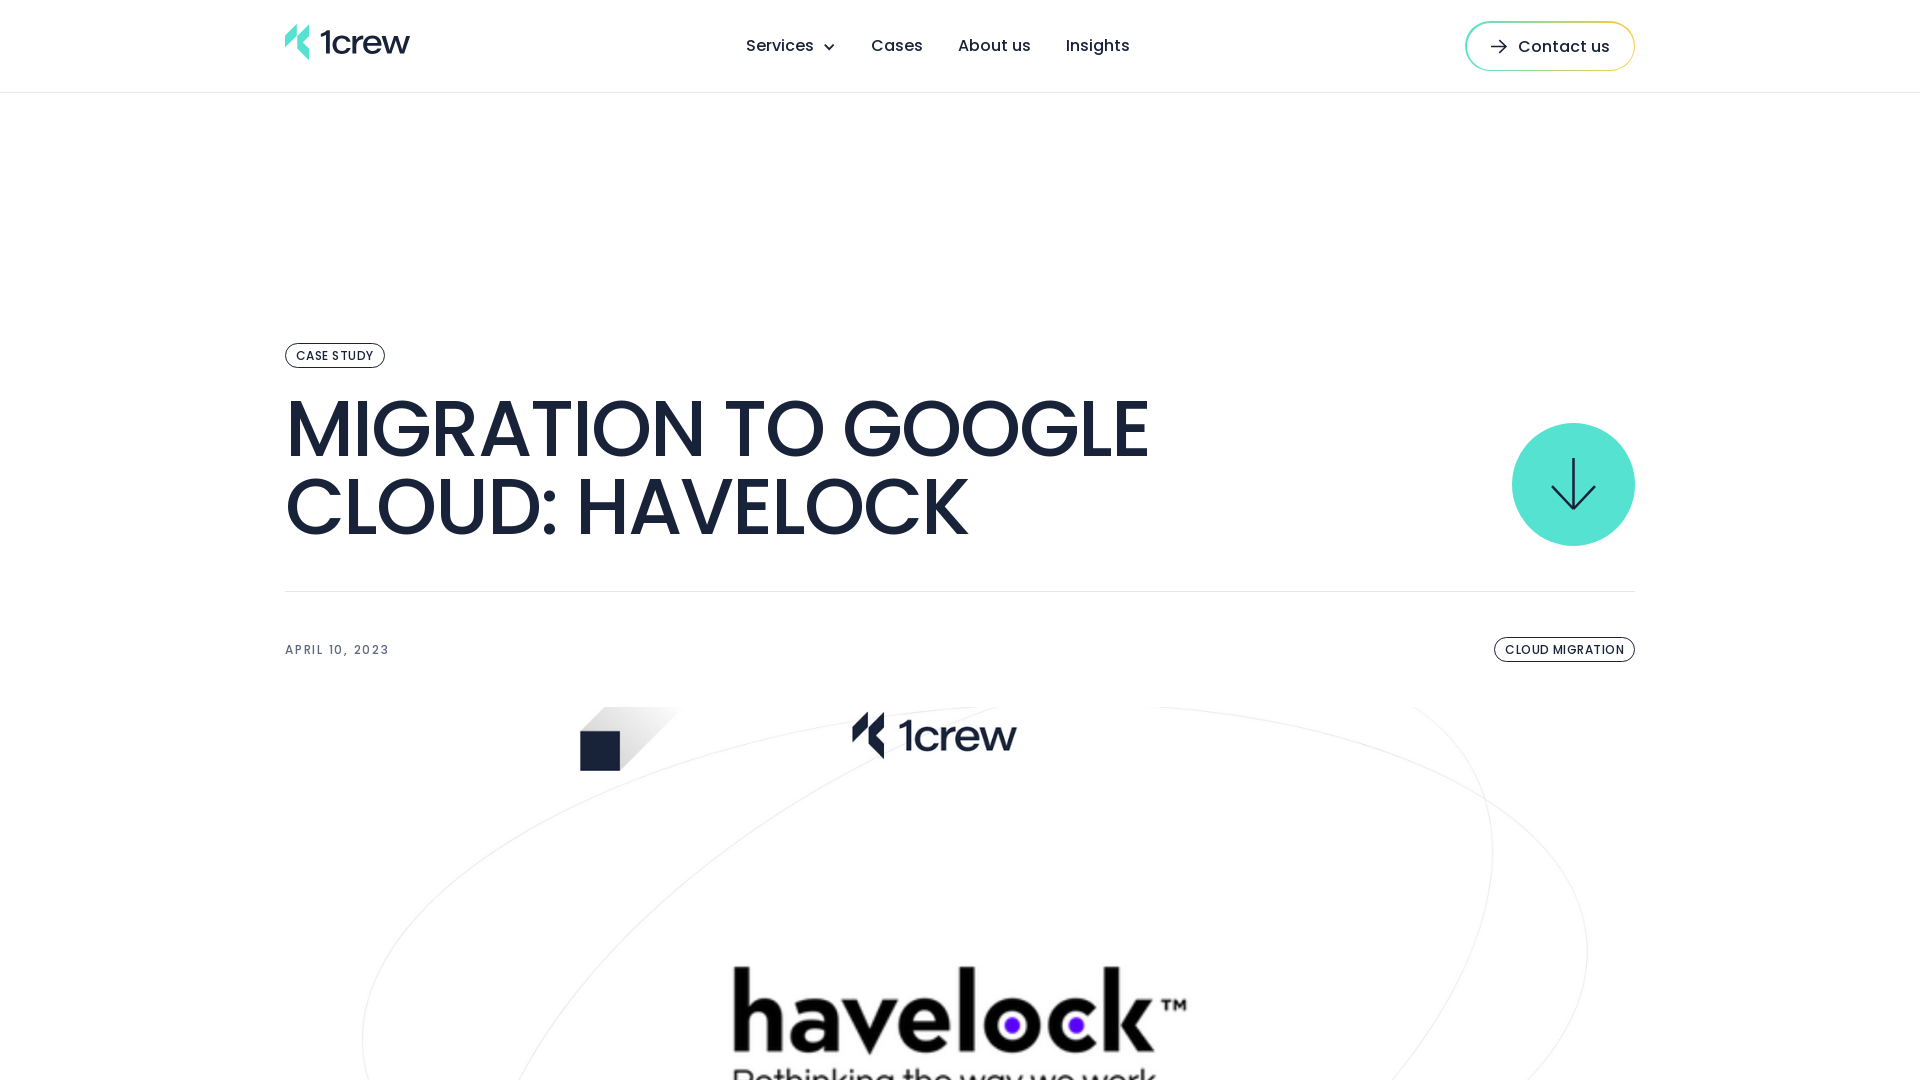 This screenshot has height=1080, width=1920. Describe the element at coordinates (1549, 45) in the screenshot. I see `'Contact us'` at that location.